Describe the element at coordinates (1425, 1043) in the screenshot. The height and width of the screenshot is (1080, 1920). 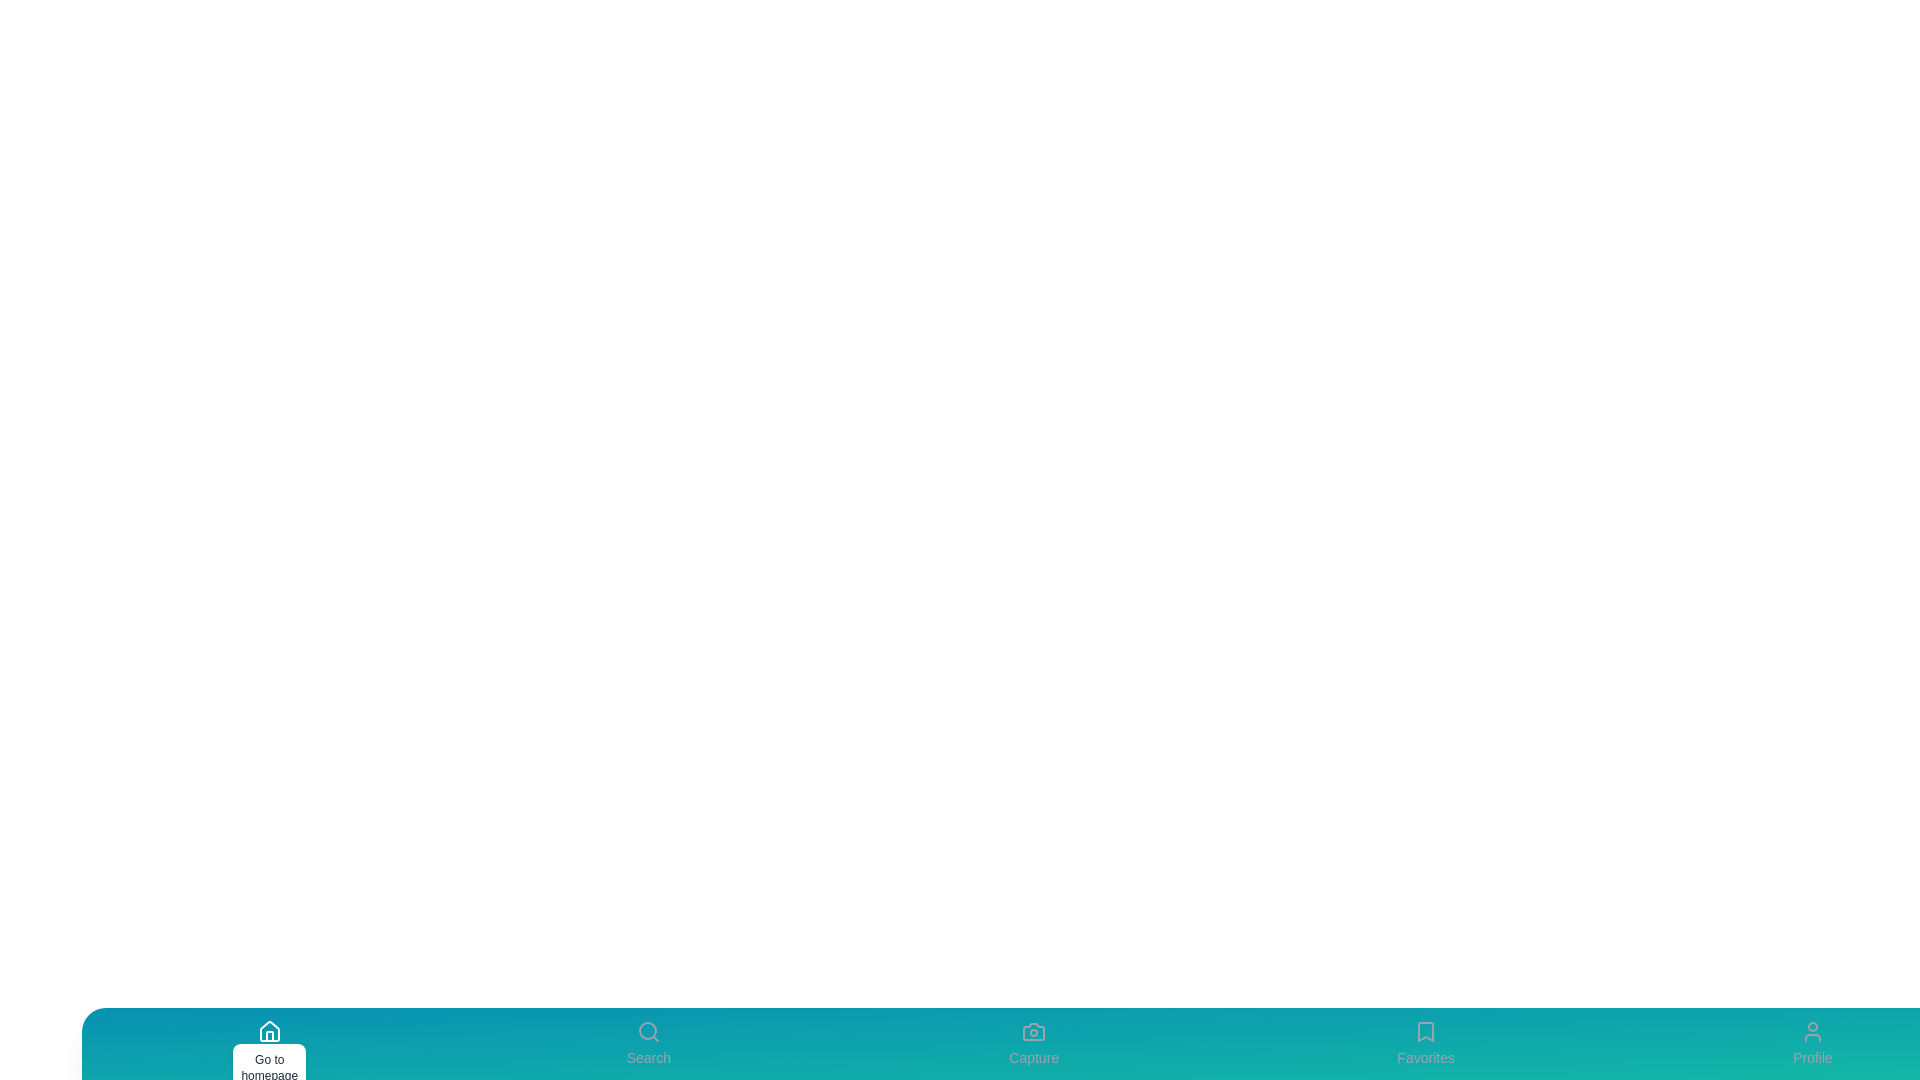
I see `the Favorites icon to perform its associated action` at that location.